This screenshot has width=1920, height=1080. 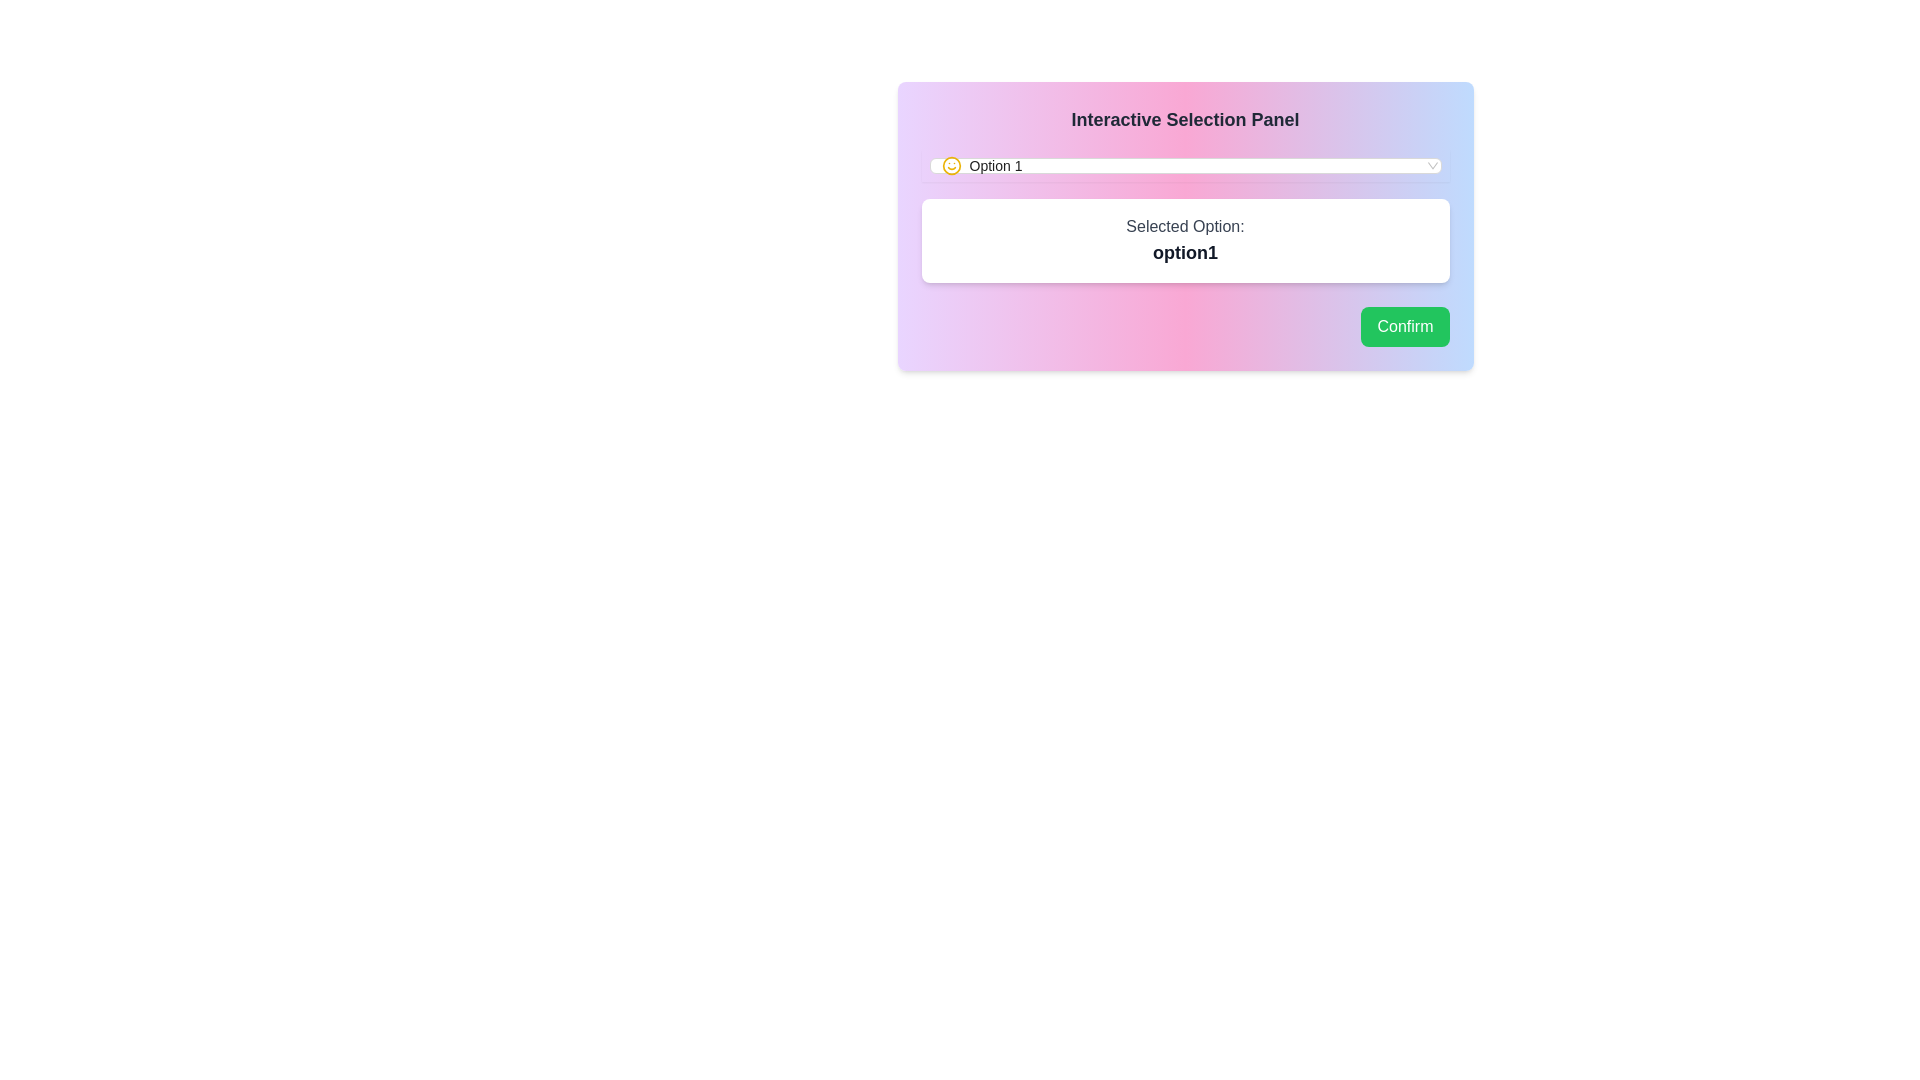 What do you see at coordinates (1185, 119) in the screenshot?
I see `the text header displaying 'Interactive Selection Panel' at the top of the colorful, gradient-styled card interface` at bounding box center [1185, 119].